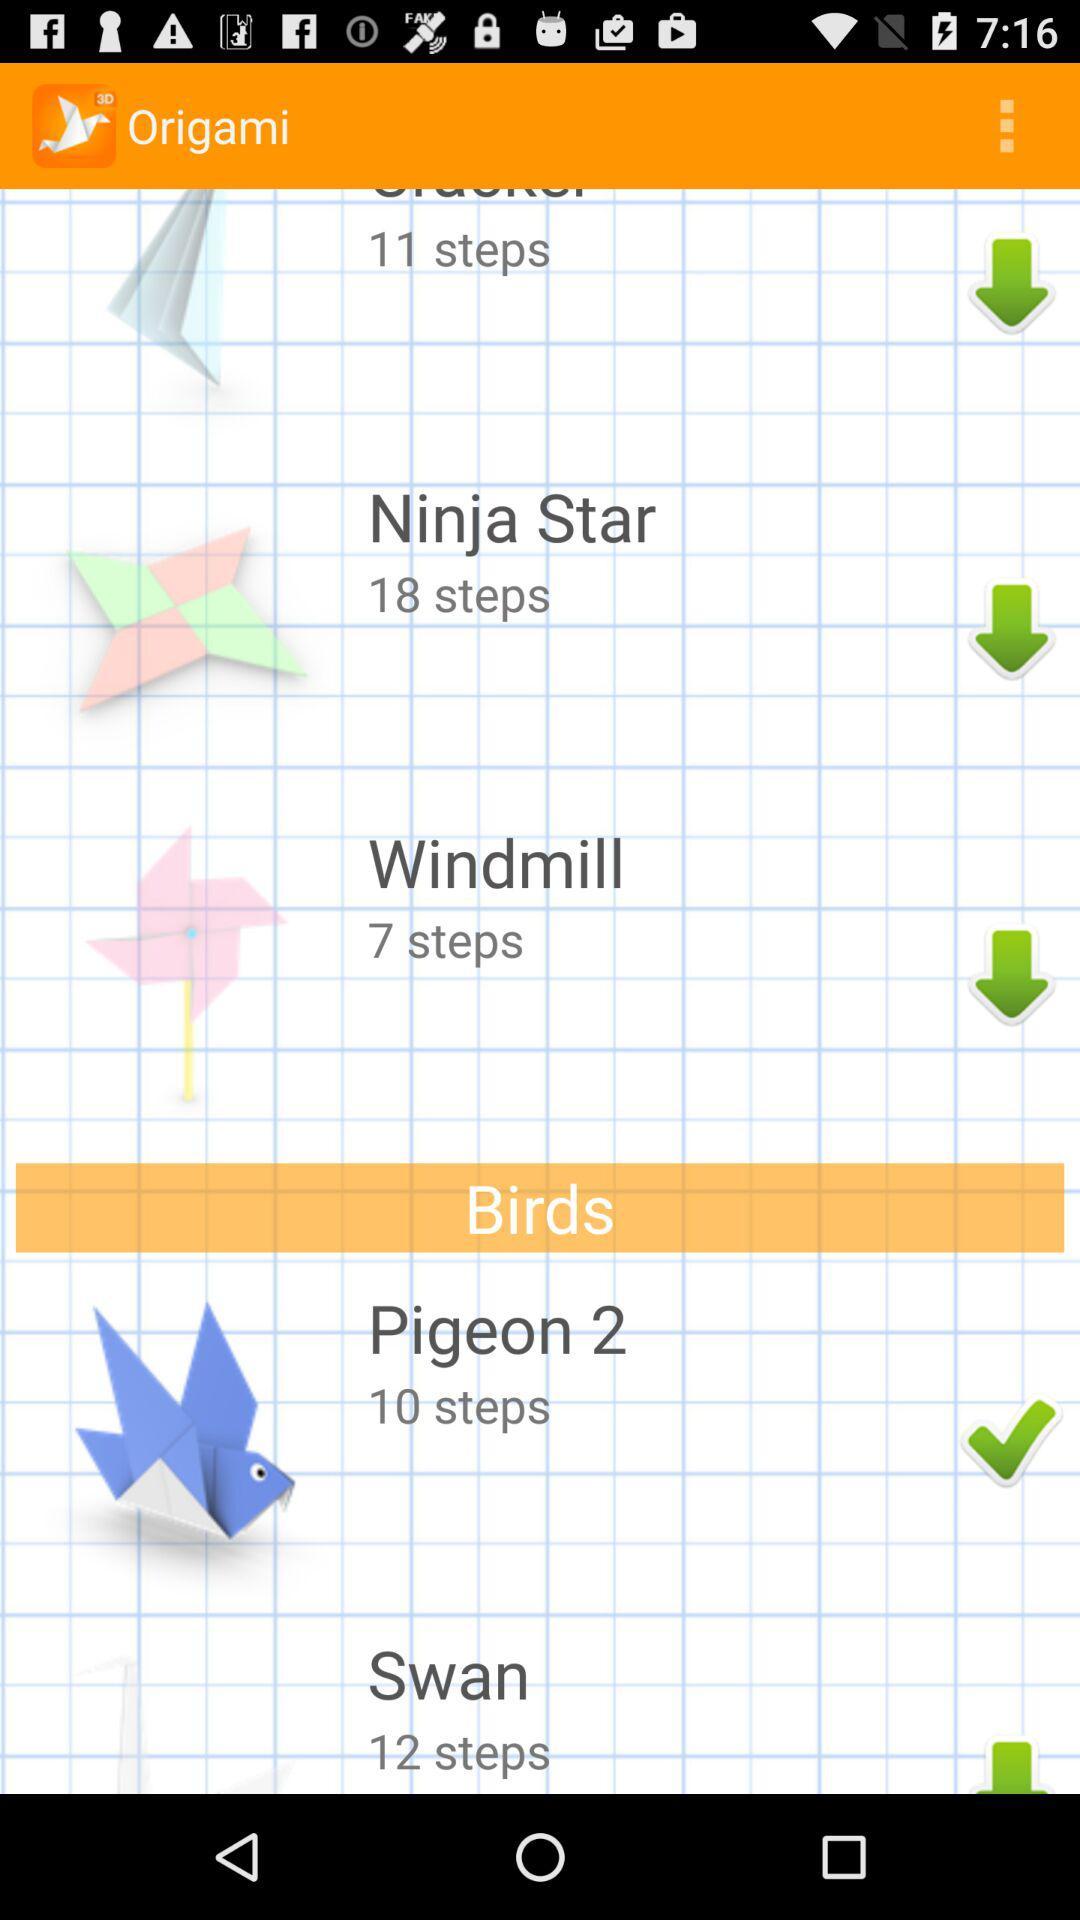  Describe the element at coordinates (658, 1749) in the screenshot. I see `12 steps item` at that location.